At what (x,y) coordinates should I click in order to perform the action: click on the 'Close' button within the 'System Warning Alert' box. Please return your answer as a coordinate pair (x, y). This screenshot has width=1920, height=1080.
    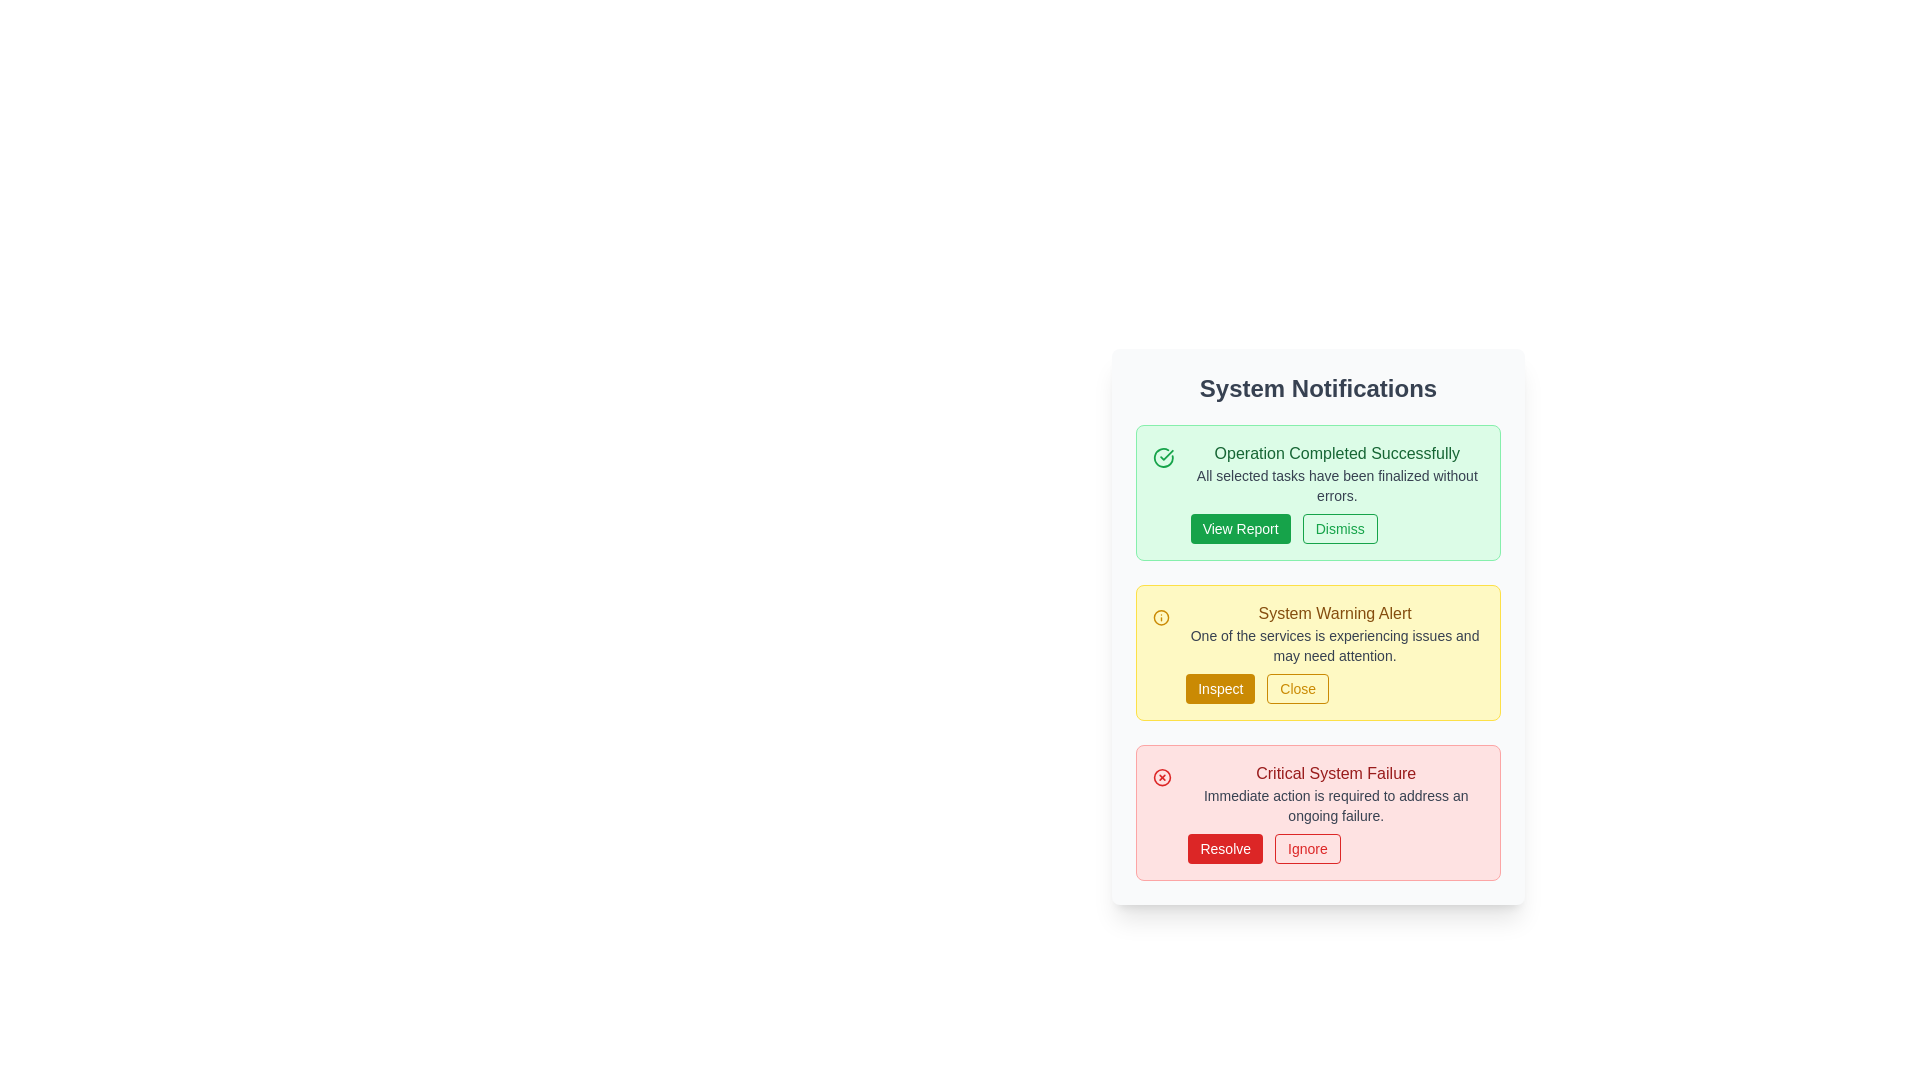
    Looking at the image, I should click on (1334, 688).